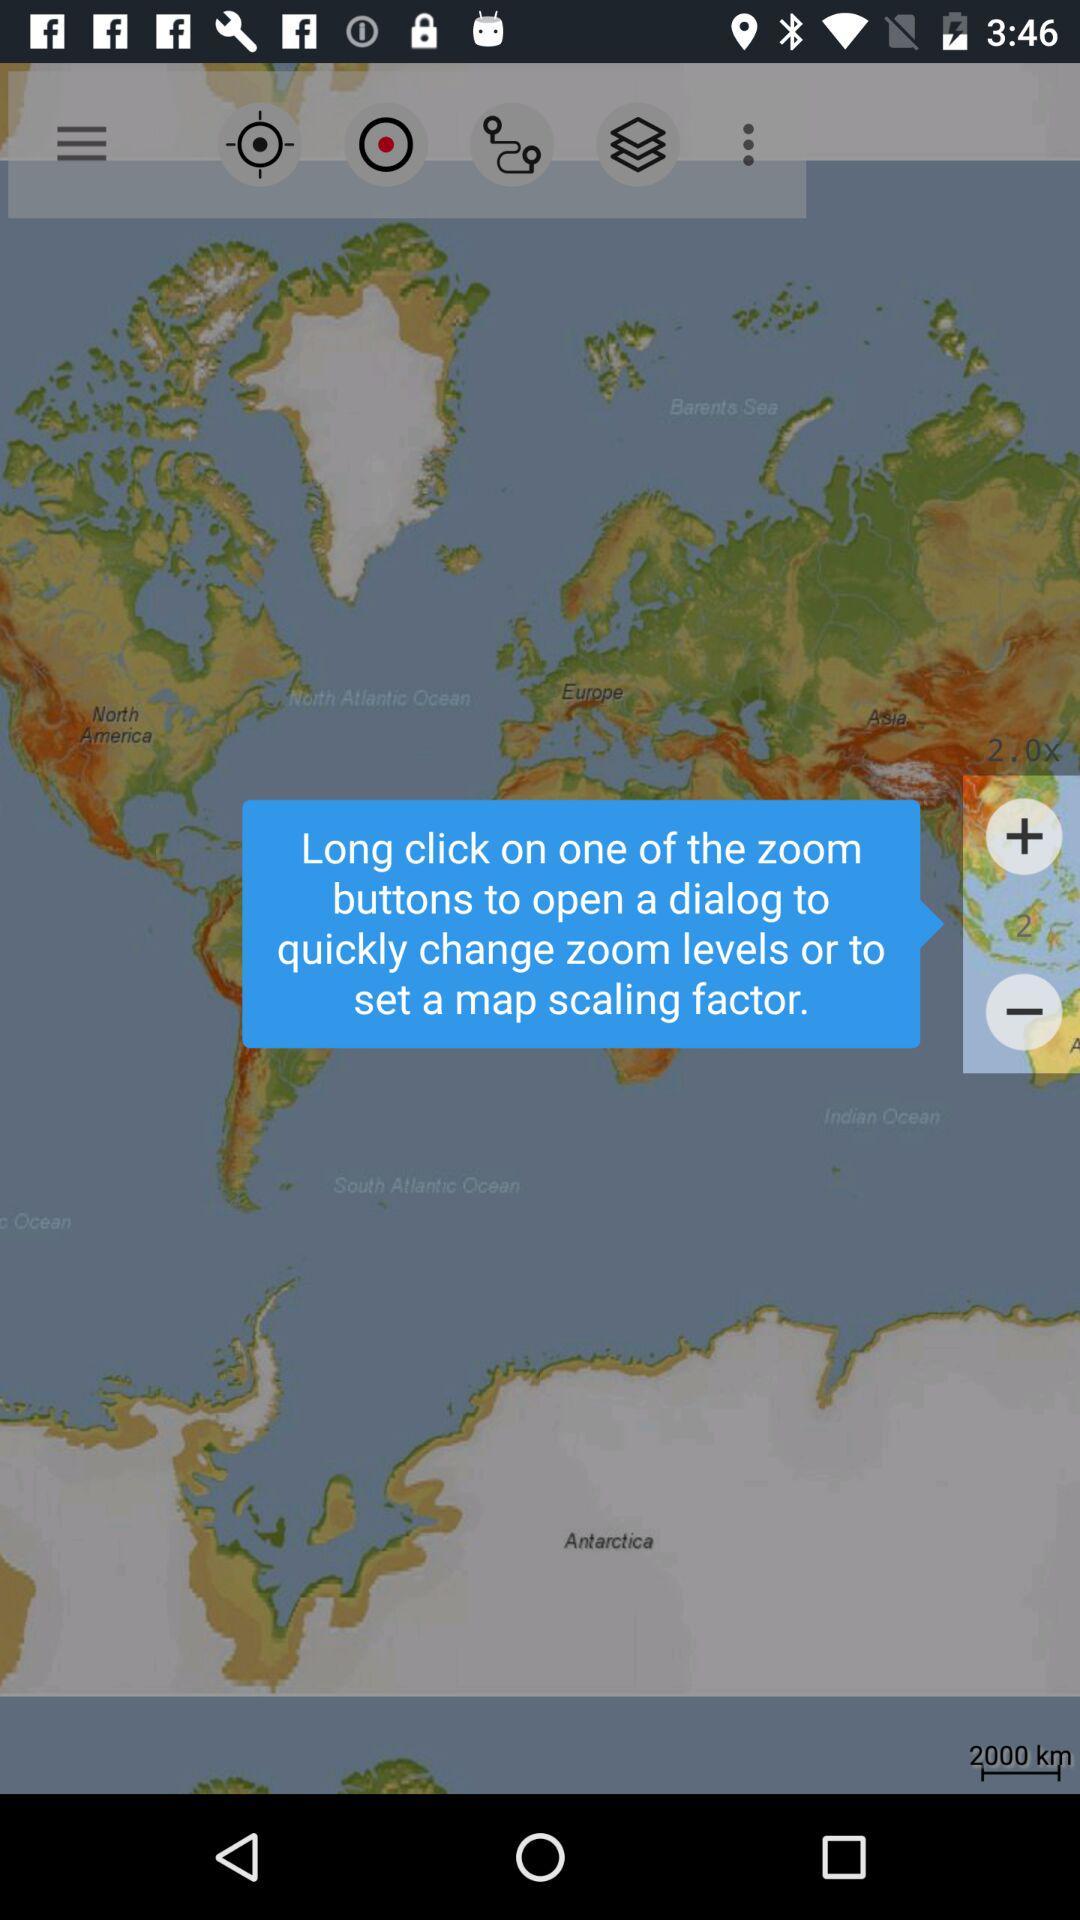 The width and height of the screenshot is (1080, 1920). I want to click on the add icon, so click(1024, 836).